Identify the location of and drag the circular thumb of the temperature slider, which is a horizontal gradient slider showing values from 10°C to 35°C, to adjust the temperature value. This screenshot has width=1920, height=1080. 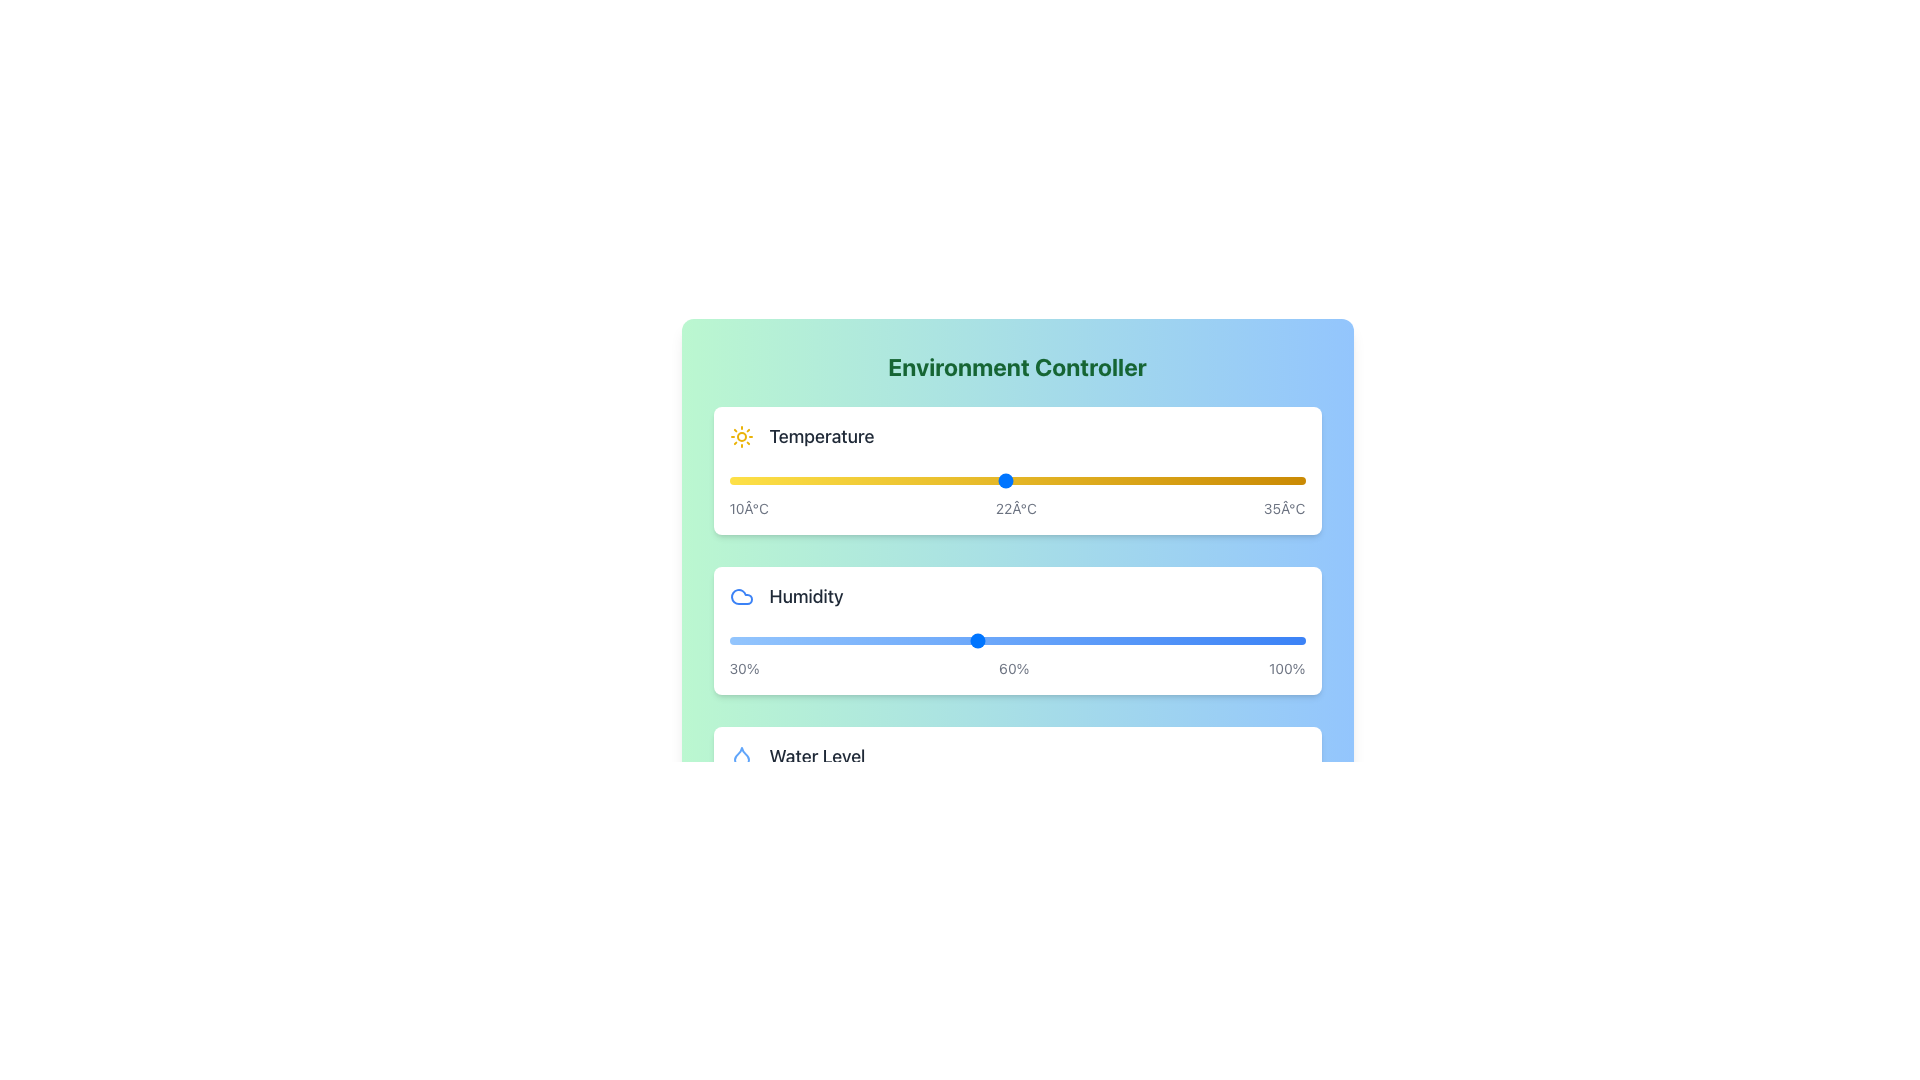
(1017, 481).